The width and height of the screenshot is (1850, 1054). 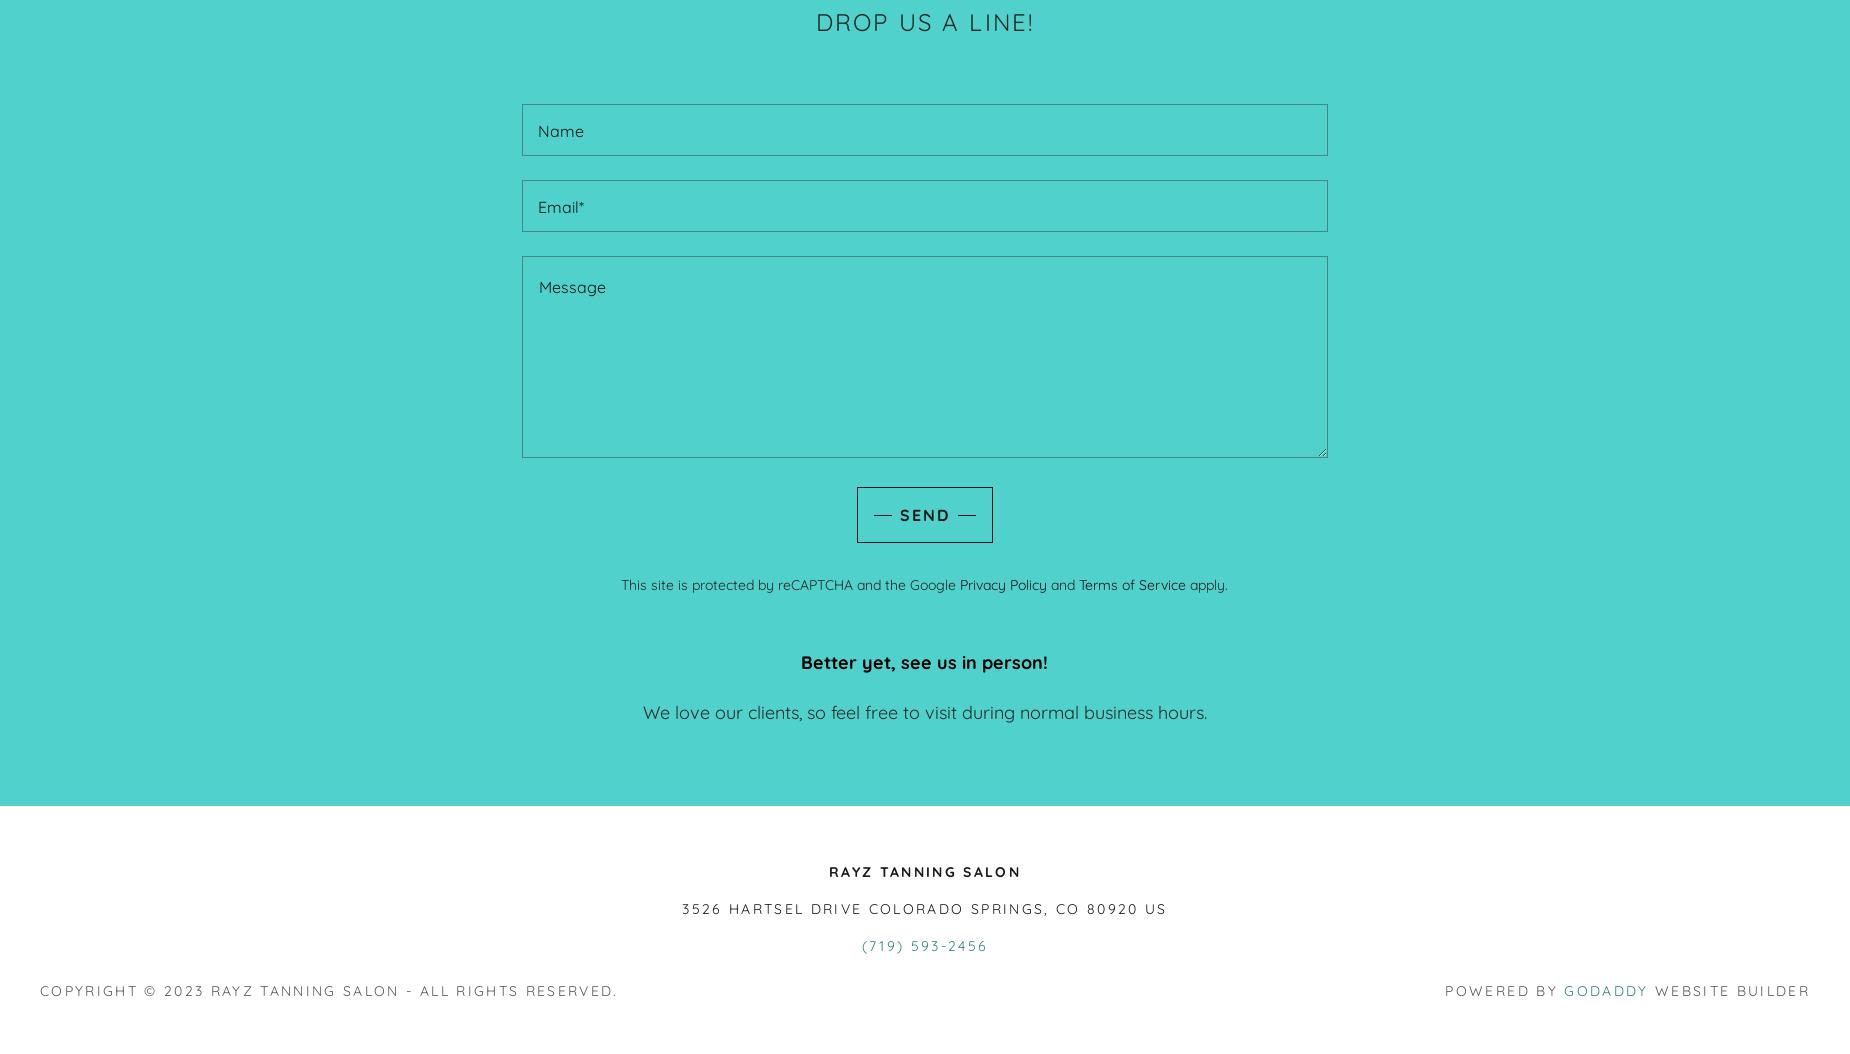 What do you see at coordinates (641, 710) in the screenshot?
I see `'We love our clients, so feel free to visit during normal business hours.'` at bounding box center [641, 710].